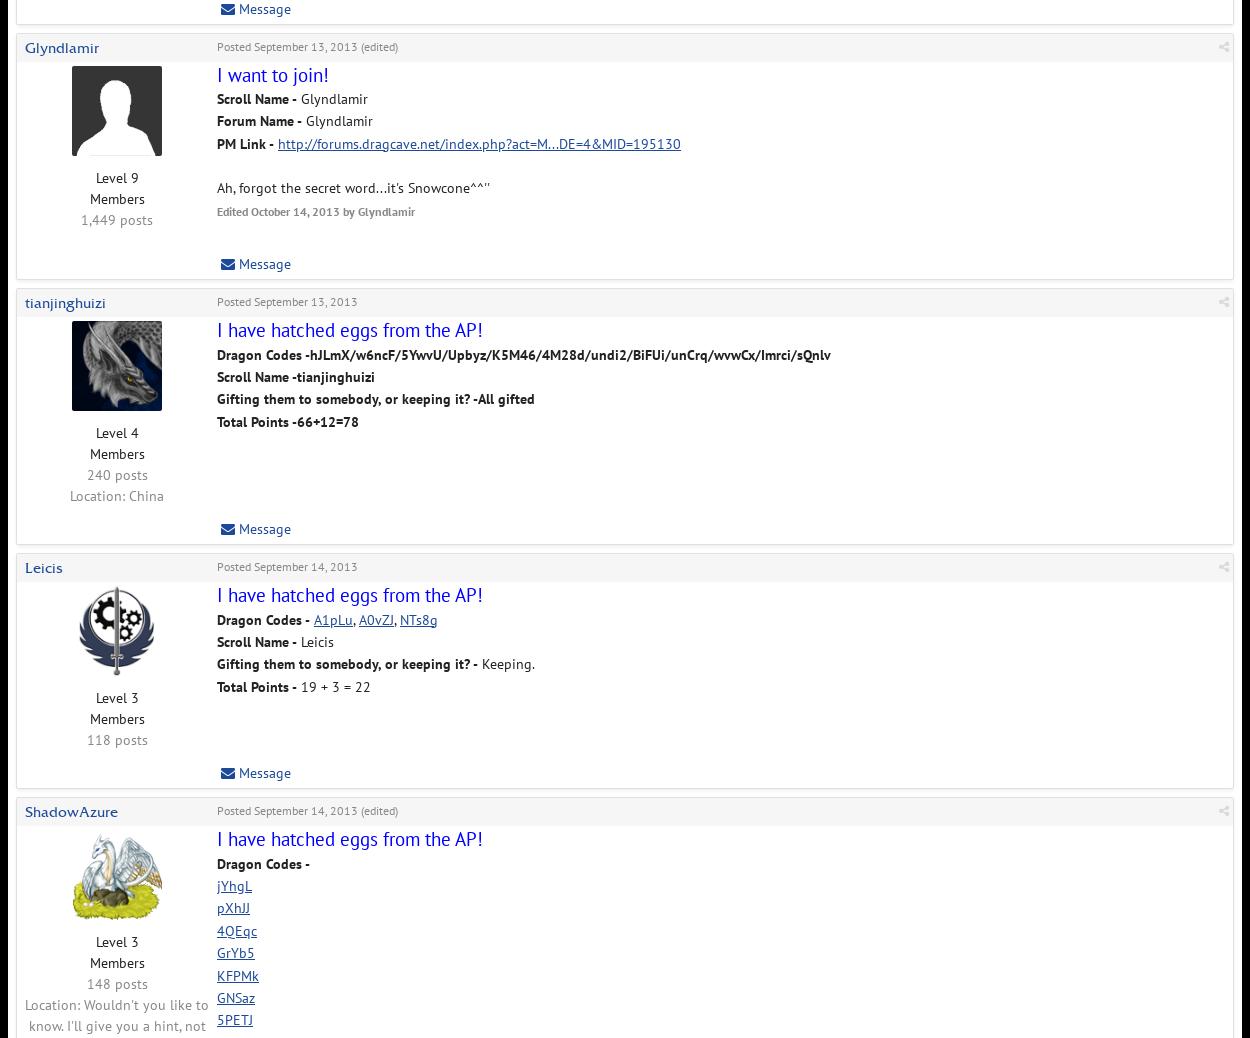 This screenshot has width=1250, height=1038. What do you see at coordinates (419, 617) in the screenshot?
I see `'NTs8g'` at bounding box center [419, 617].